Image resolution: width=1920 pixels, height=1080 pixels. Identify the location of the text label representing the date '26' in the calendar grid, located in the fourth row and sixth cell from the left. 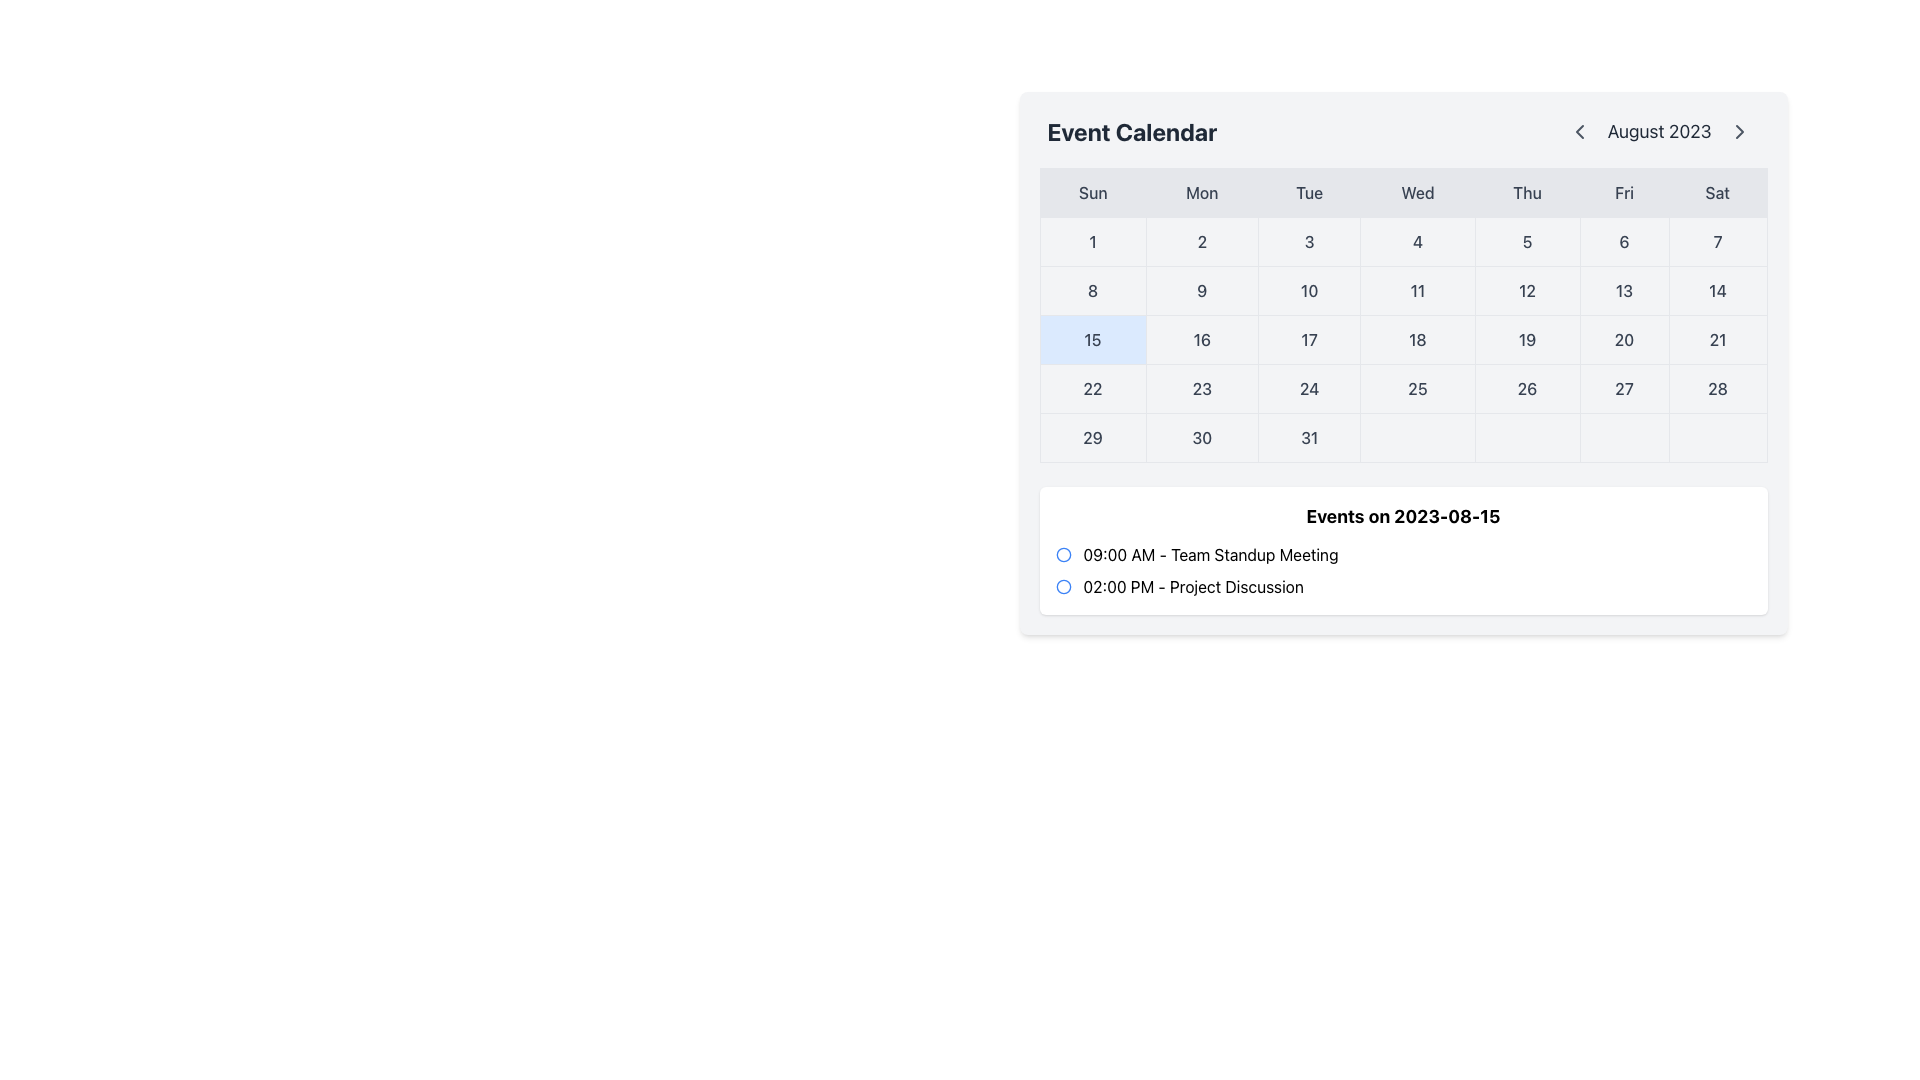
(1526, 389).